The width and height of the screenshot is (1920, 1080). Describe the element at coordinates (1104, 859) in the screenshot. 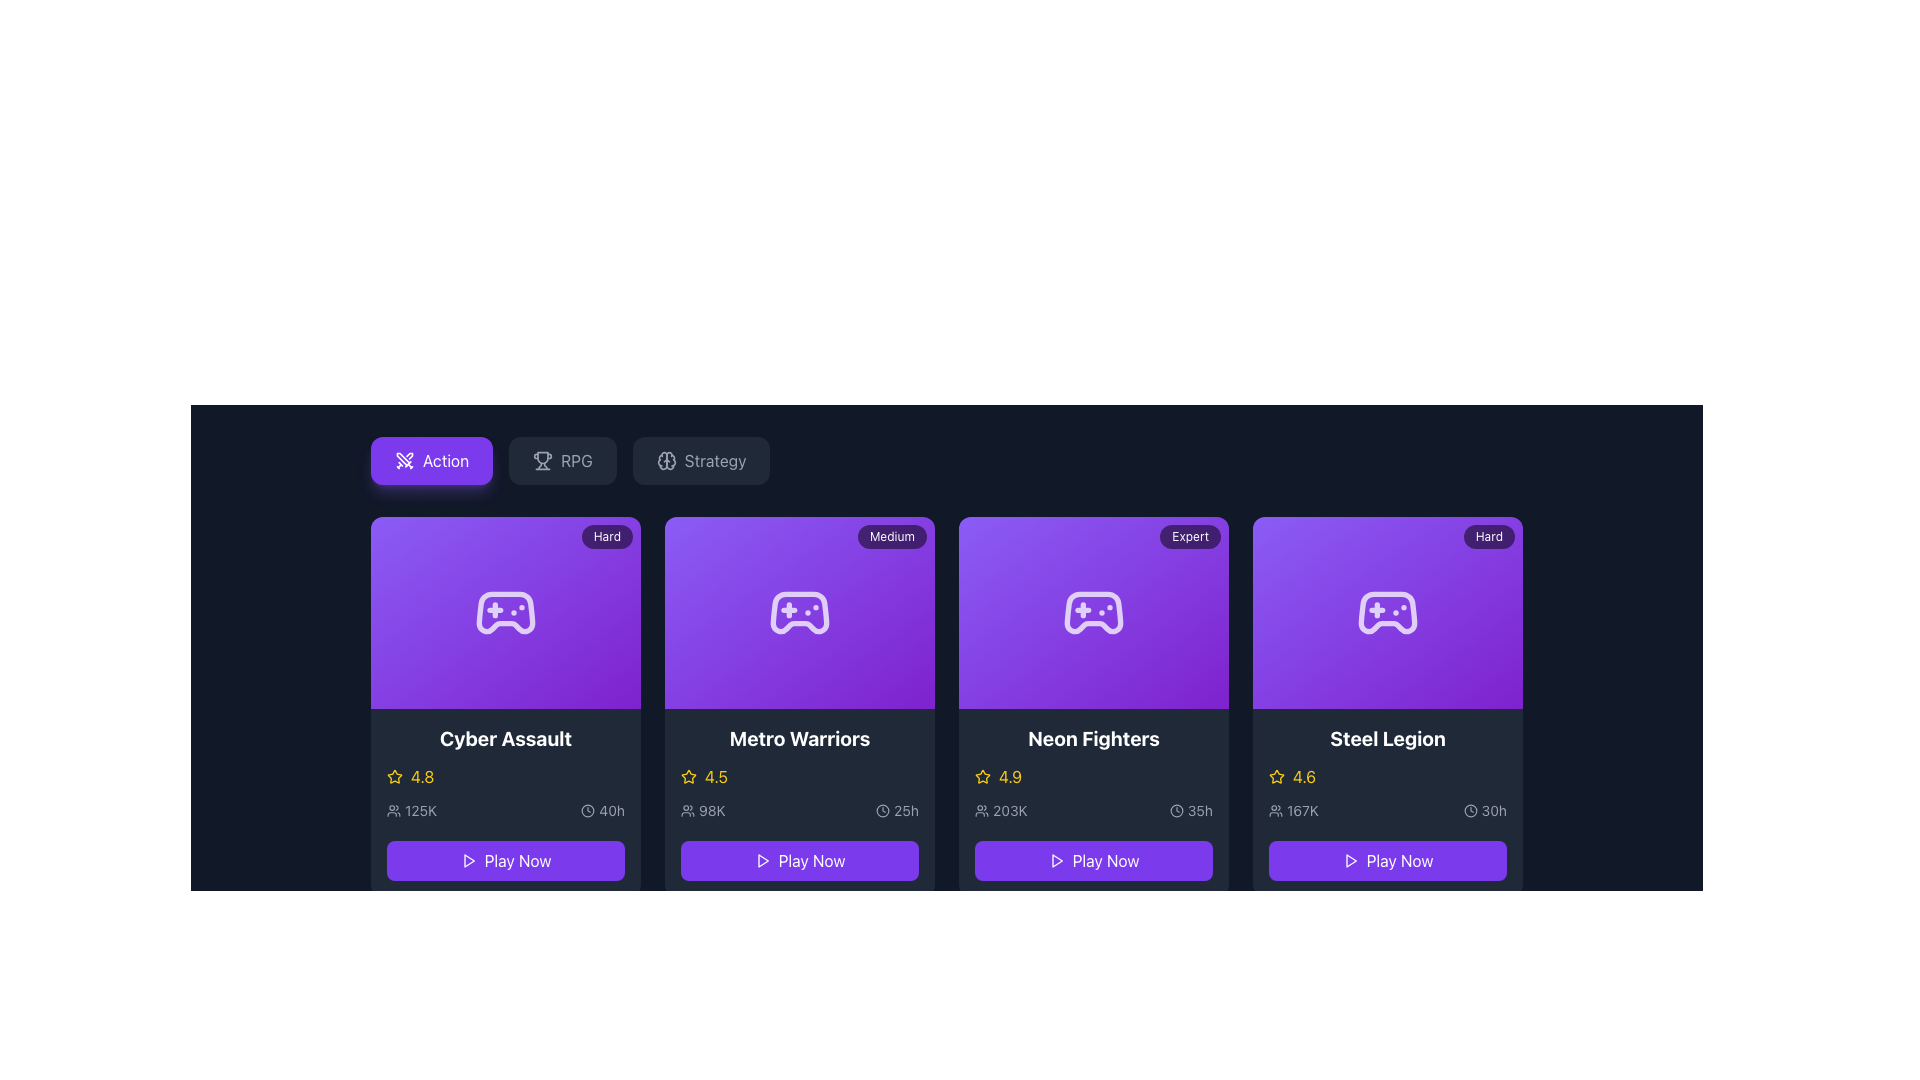

I see `the text label at the bottom of the 'Neon Fighters' card` at that location.